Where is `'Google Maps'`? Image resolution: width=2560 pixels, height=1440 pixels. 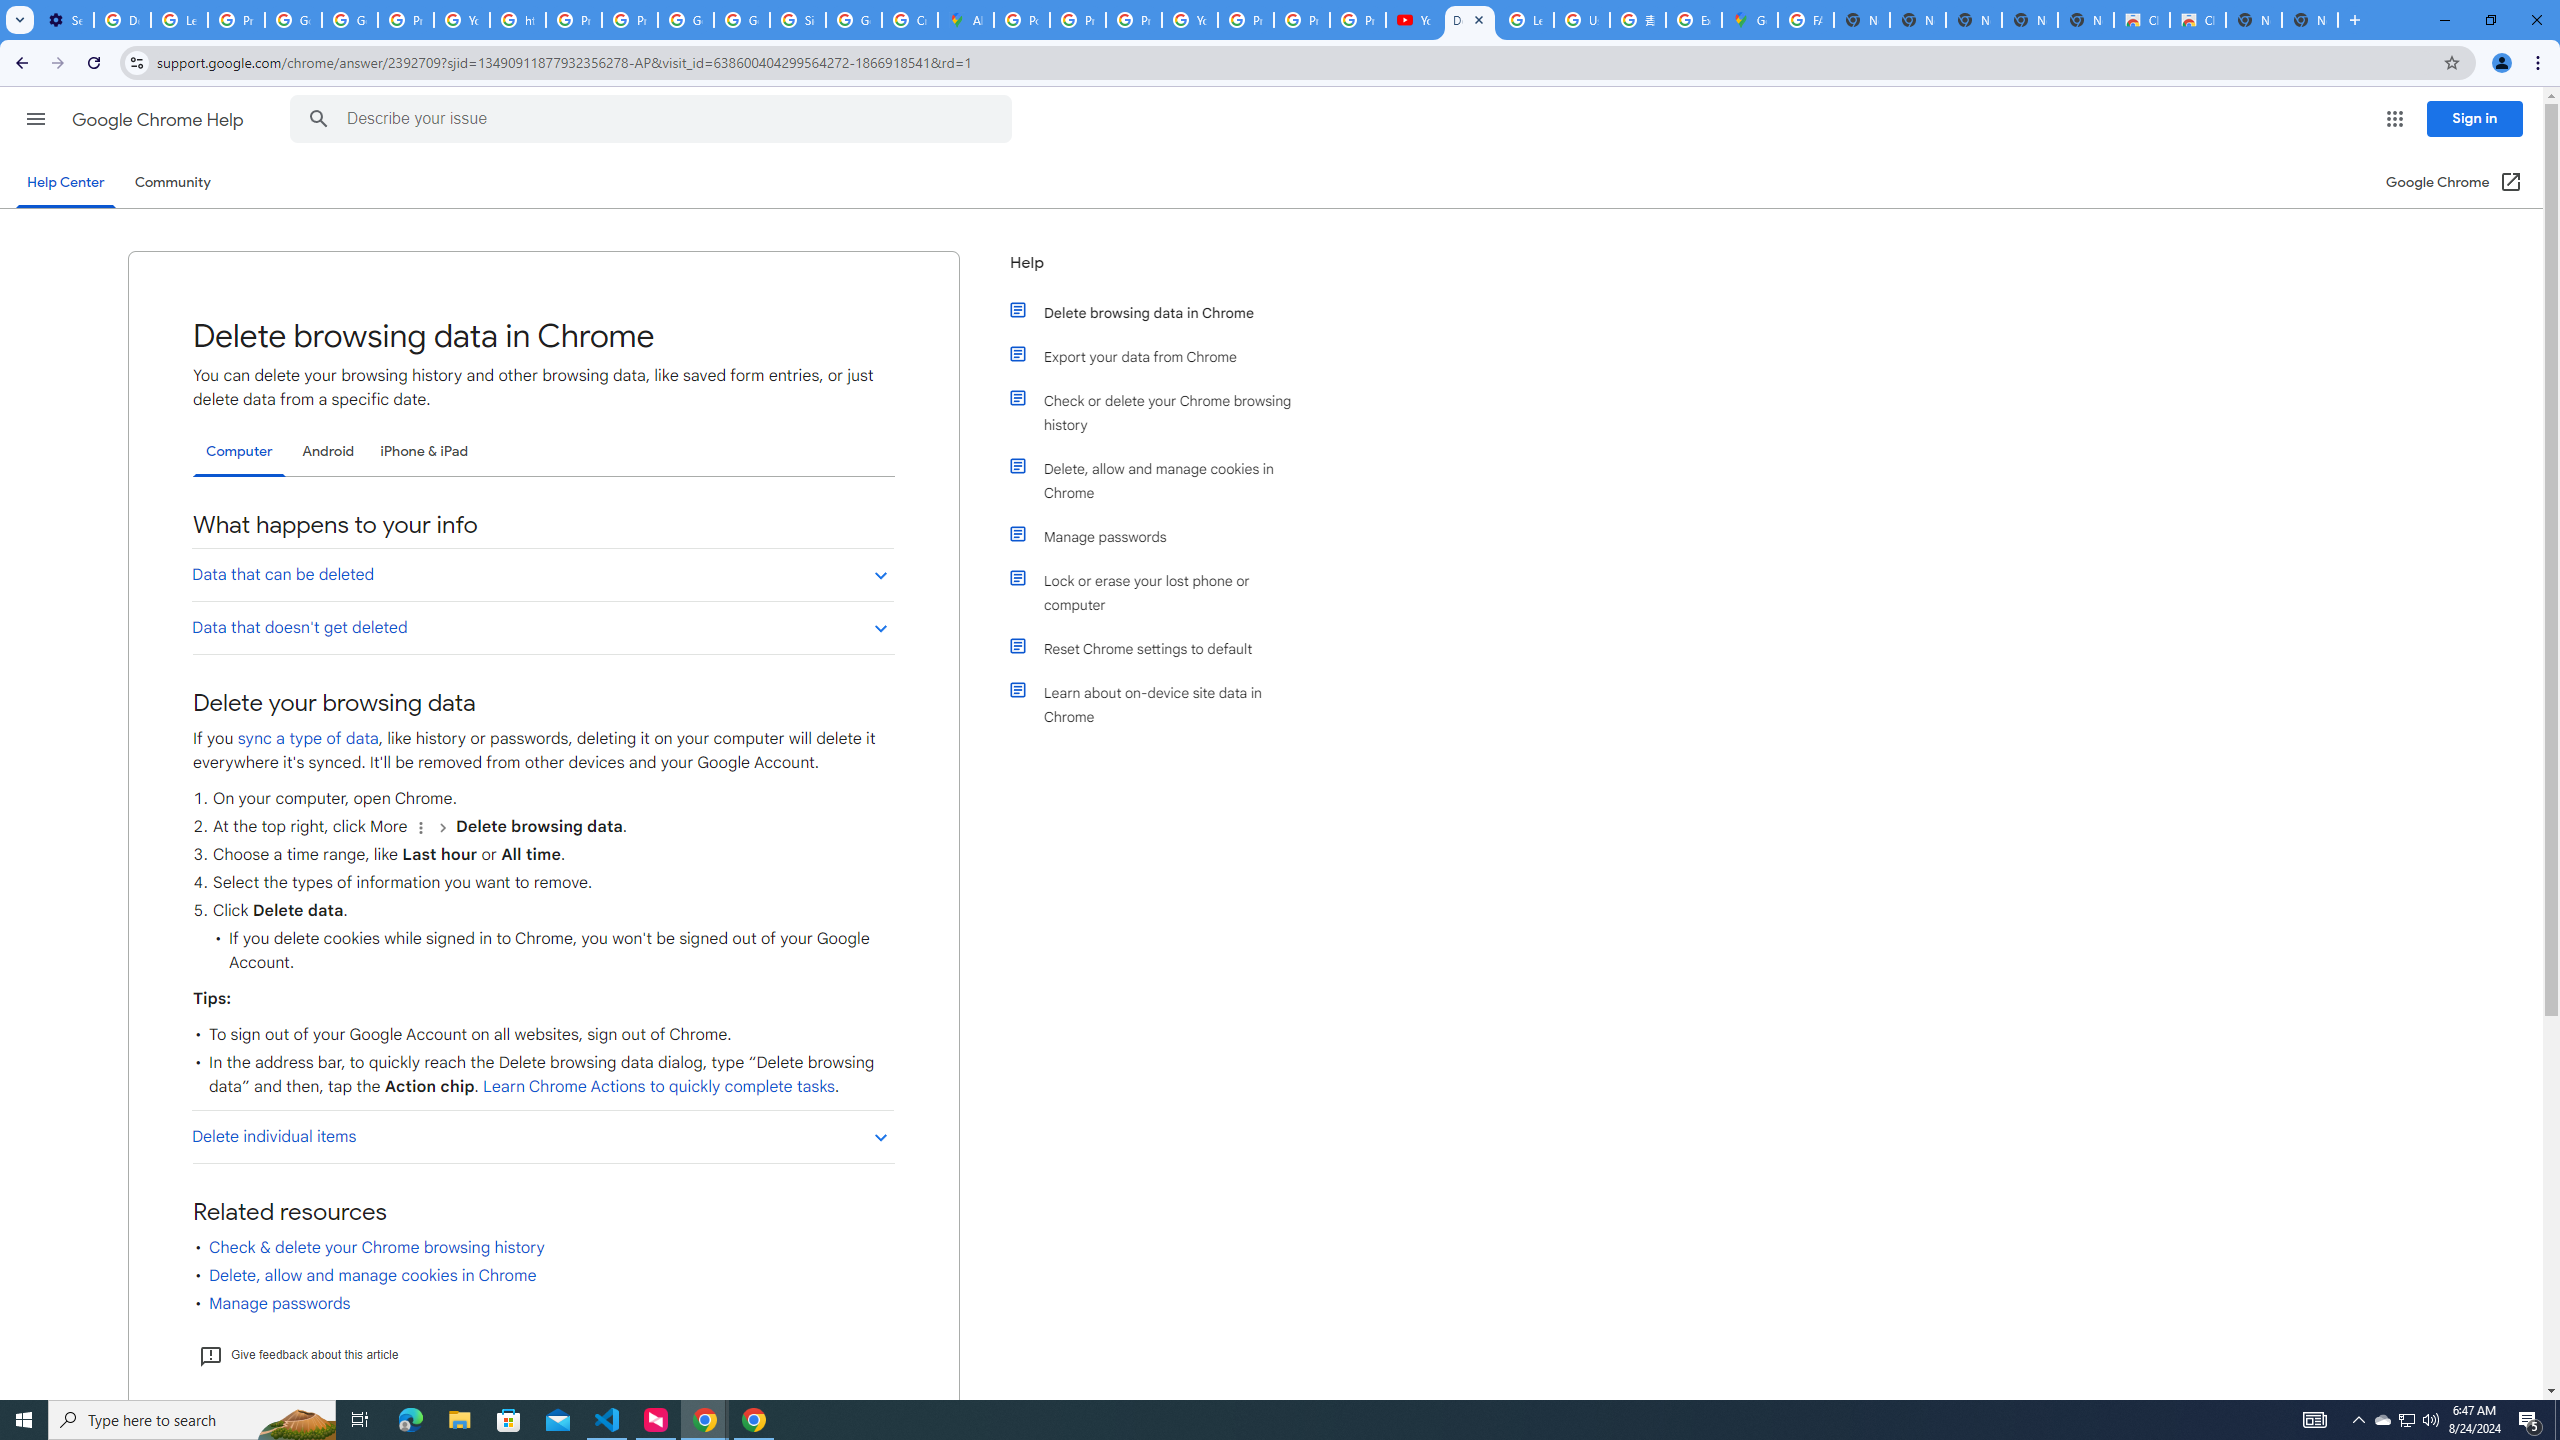
'Google Maps' is located at coordinates (1748, 19).